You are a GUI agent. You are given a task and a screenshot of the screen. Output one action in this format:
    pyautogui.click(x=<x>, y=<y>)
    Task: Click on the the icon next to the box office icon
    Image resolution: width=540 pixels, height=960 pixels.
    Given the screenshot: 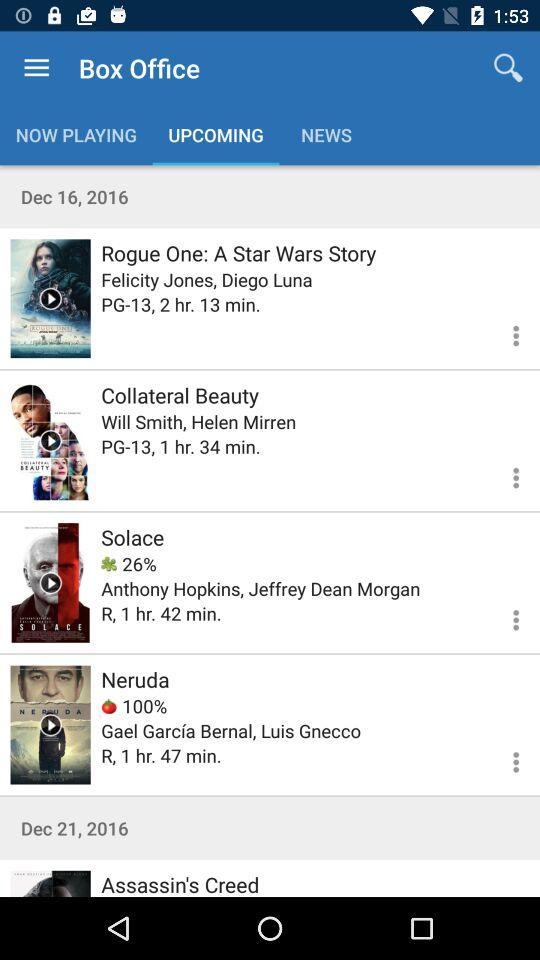 What is the action you would take?
    pyautogui.click(x=508, y=68)
    